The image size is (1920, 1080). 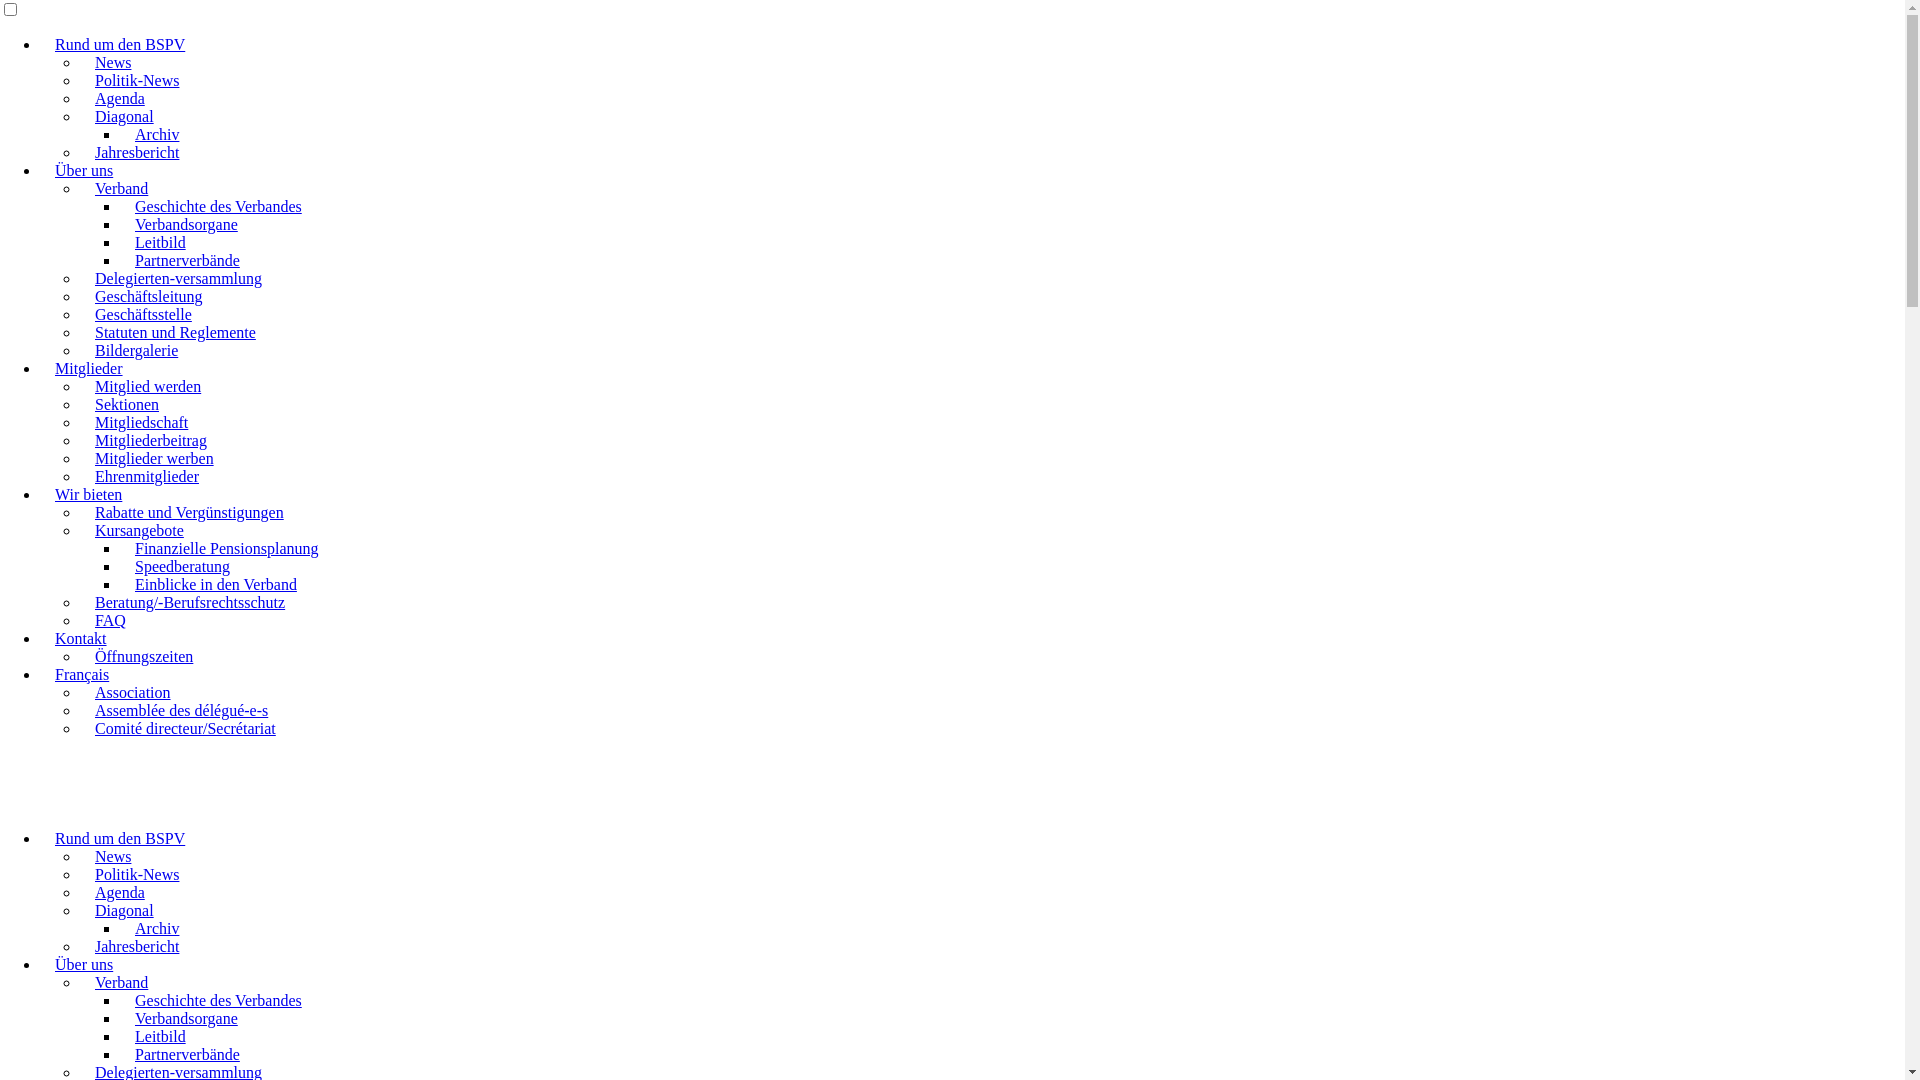 What do you see at coordinates (120, 188) in the screenshot?
I see `'Verband'` at bounding box center [120, 188].